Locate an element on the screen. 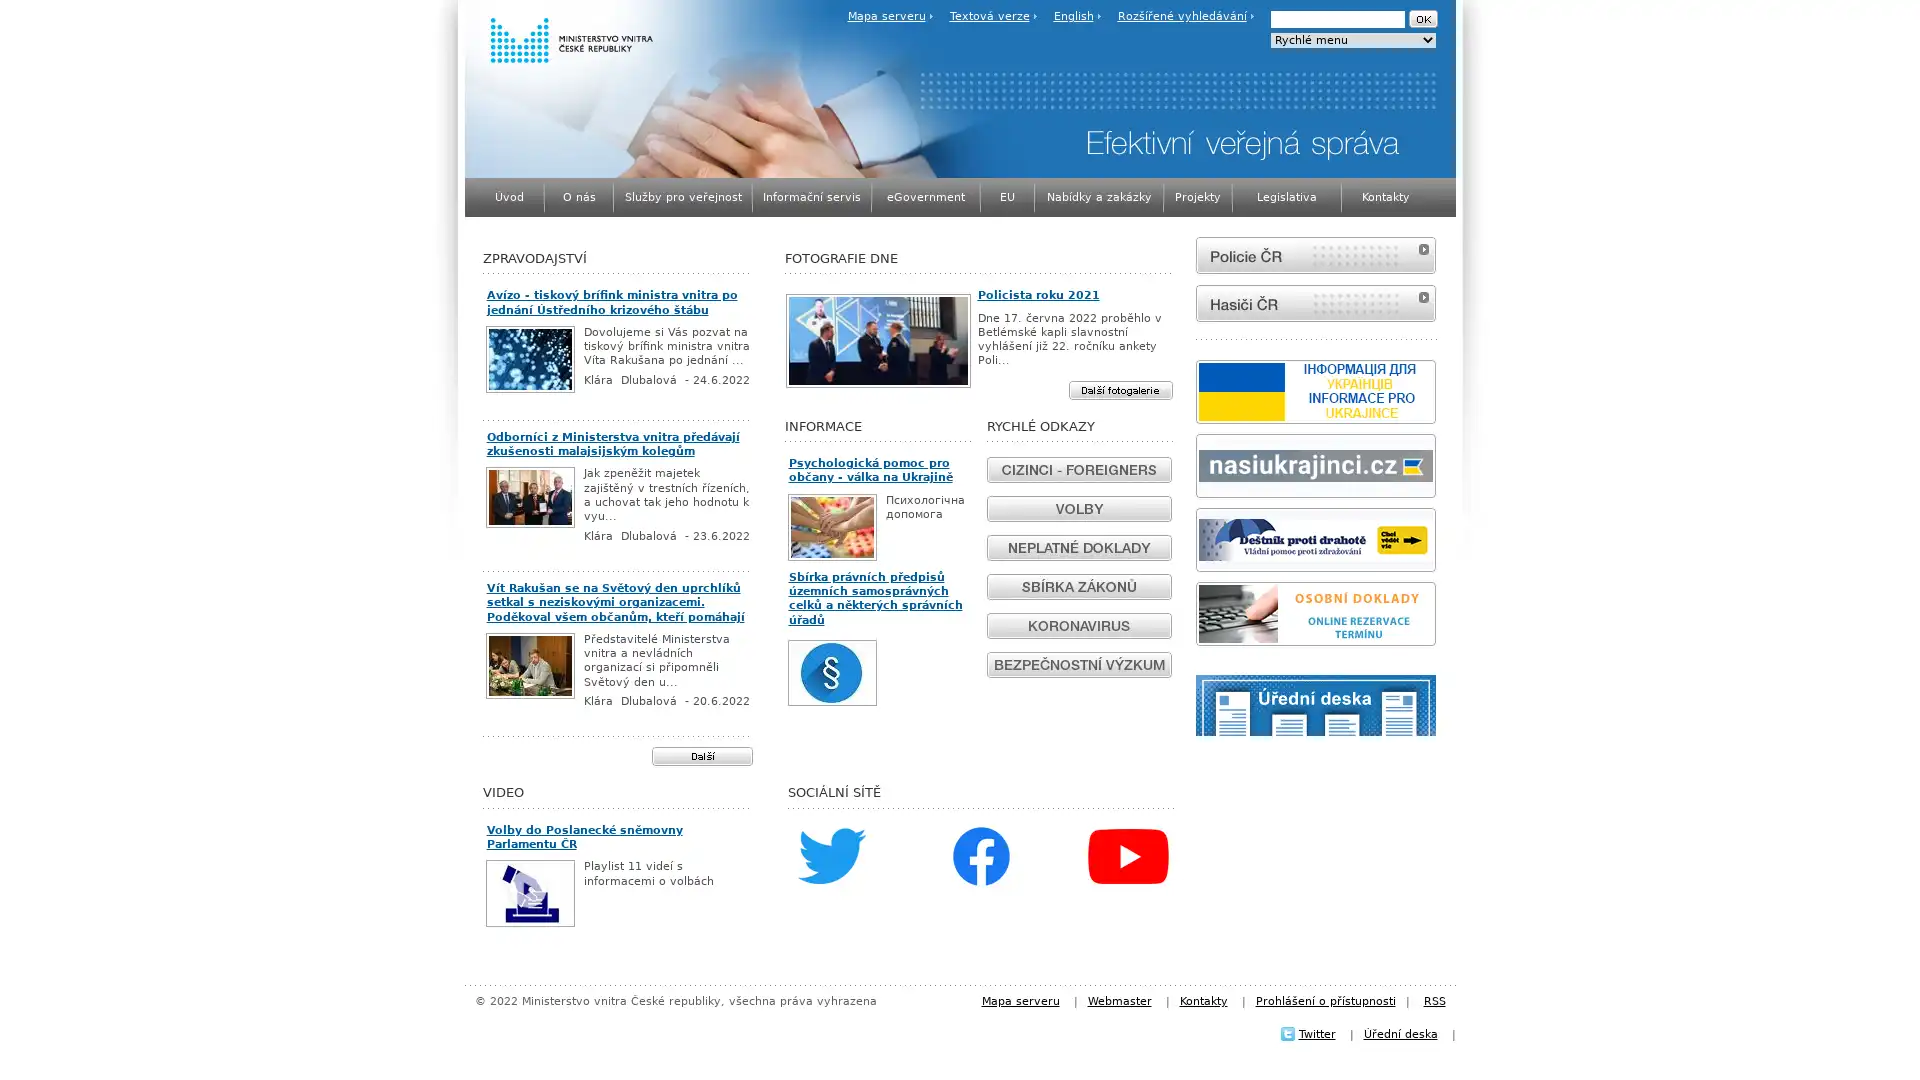 Image resolution: width=1920 pixels, height=1080 pixels. ok is located at coordinates (1421, 19).